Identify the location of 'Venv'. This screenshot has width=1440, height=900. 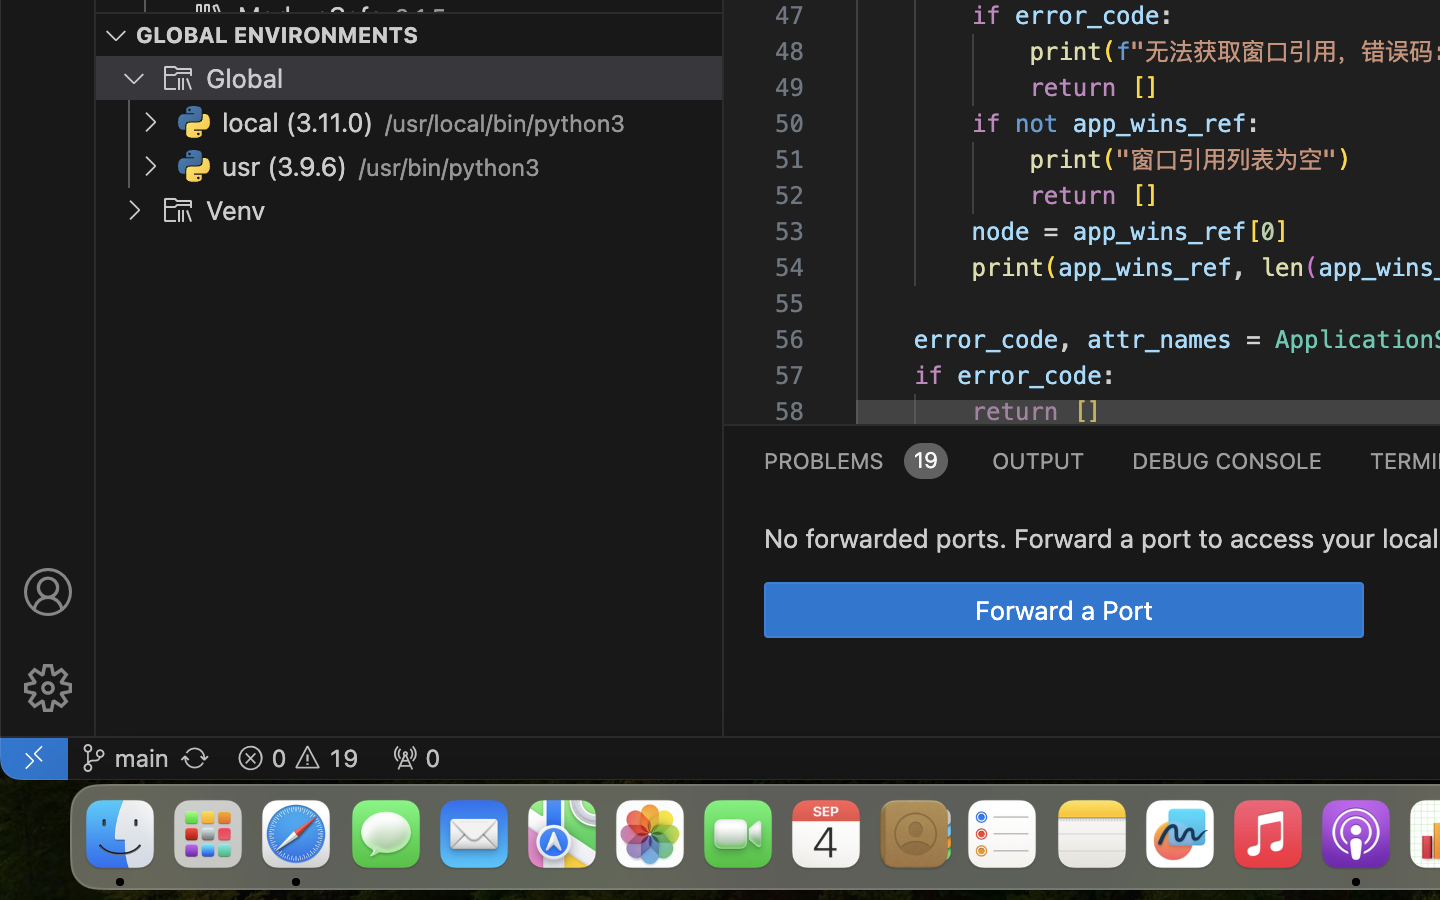
(236, 210).